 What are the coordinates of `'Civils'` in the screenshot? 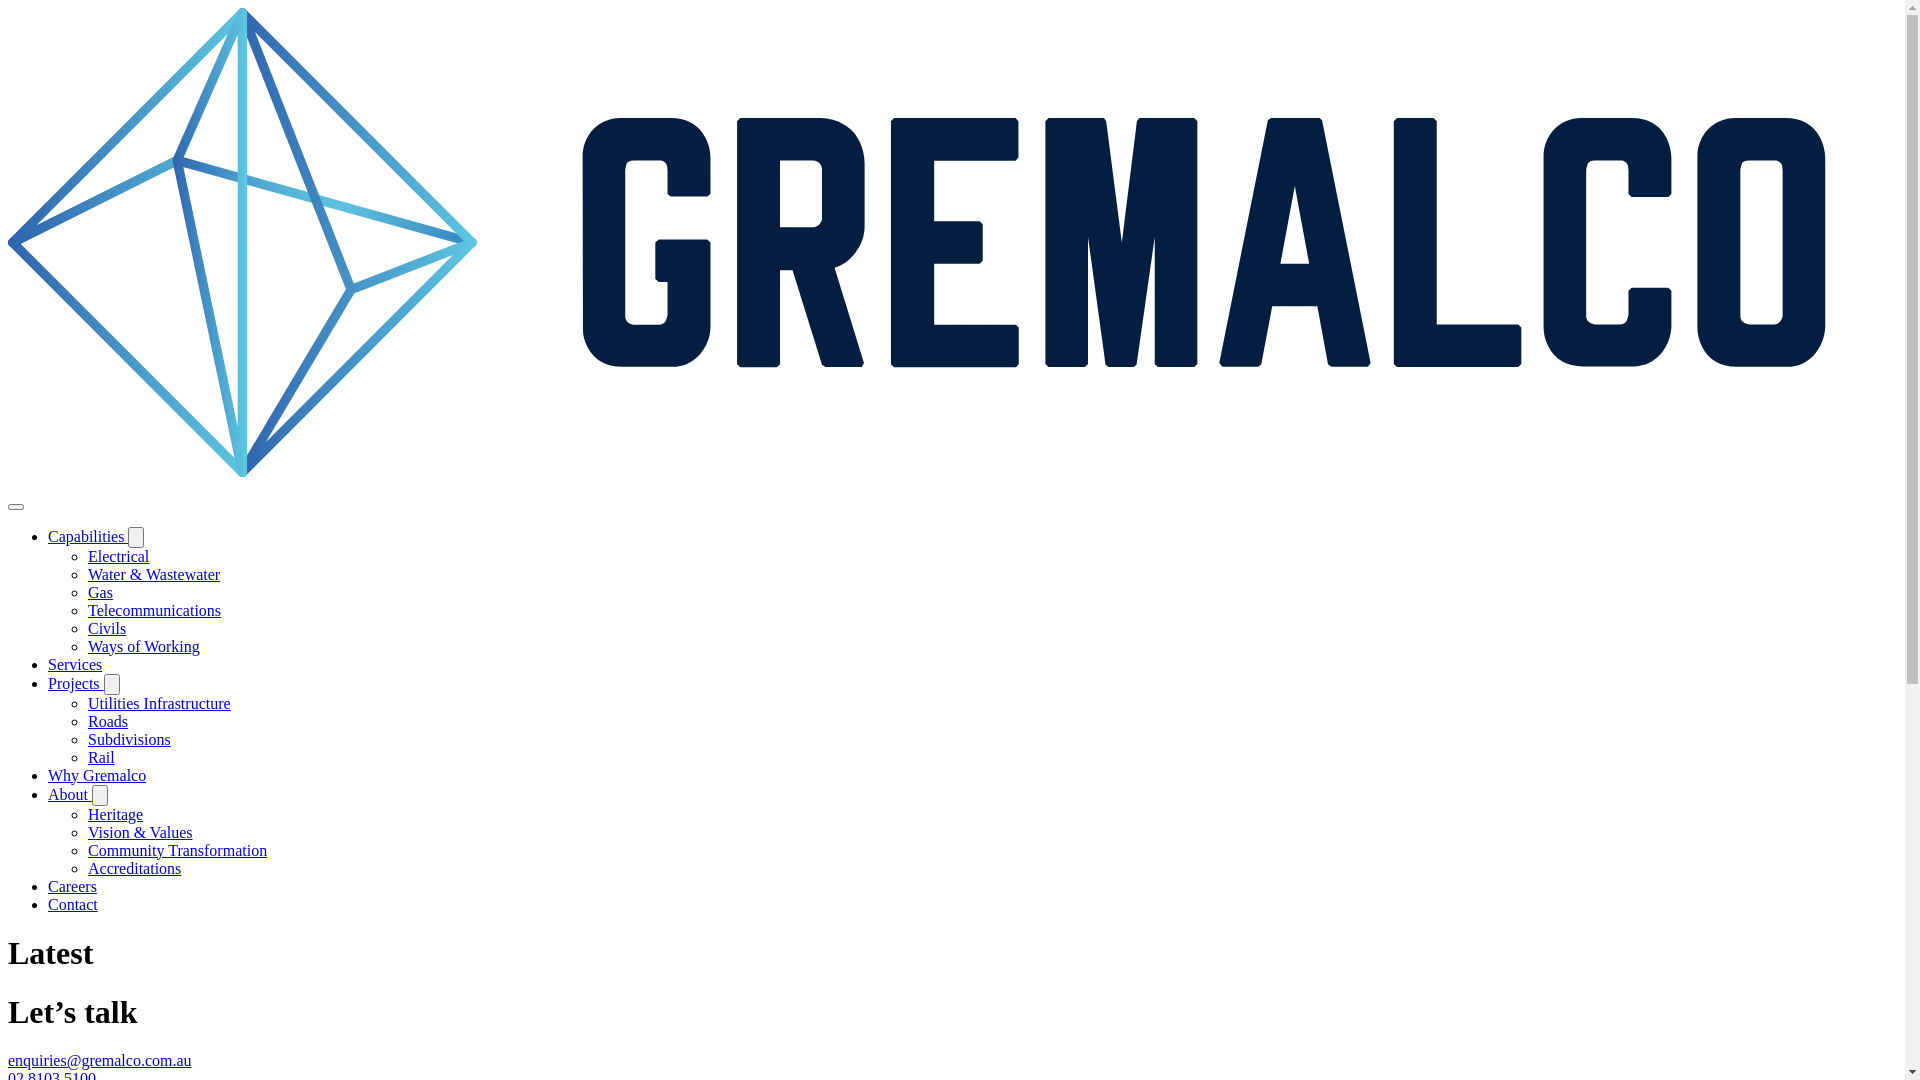 It's located at (105, 627).